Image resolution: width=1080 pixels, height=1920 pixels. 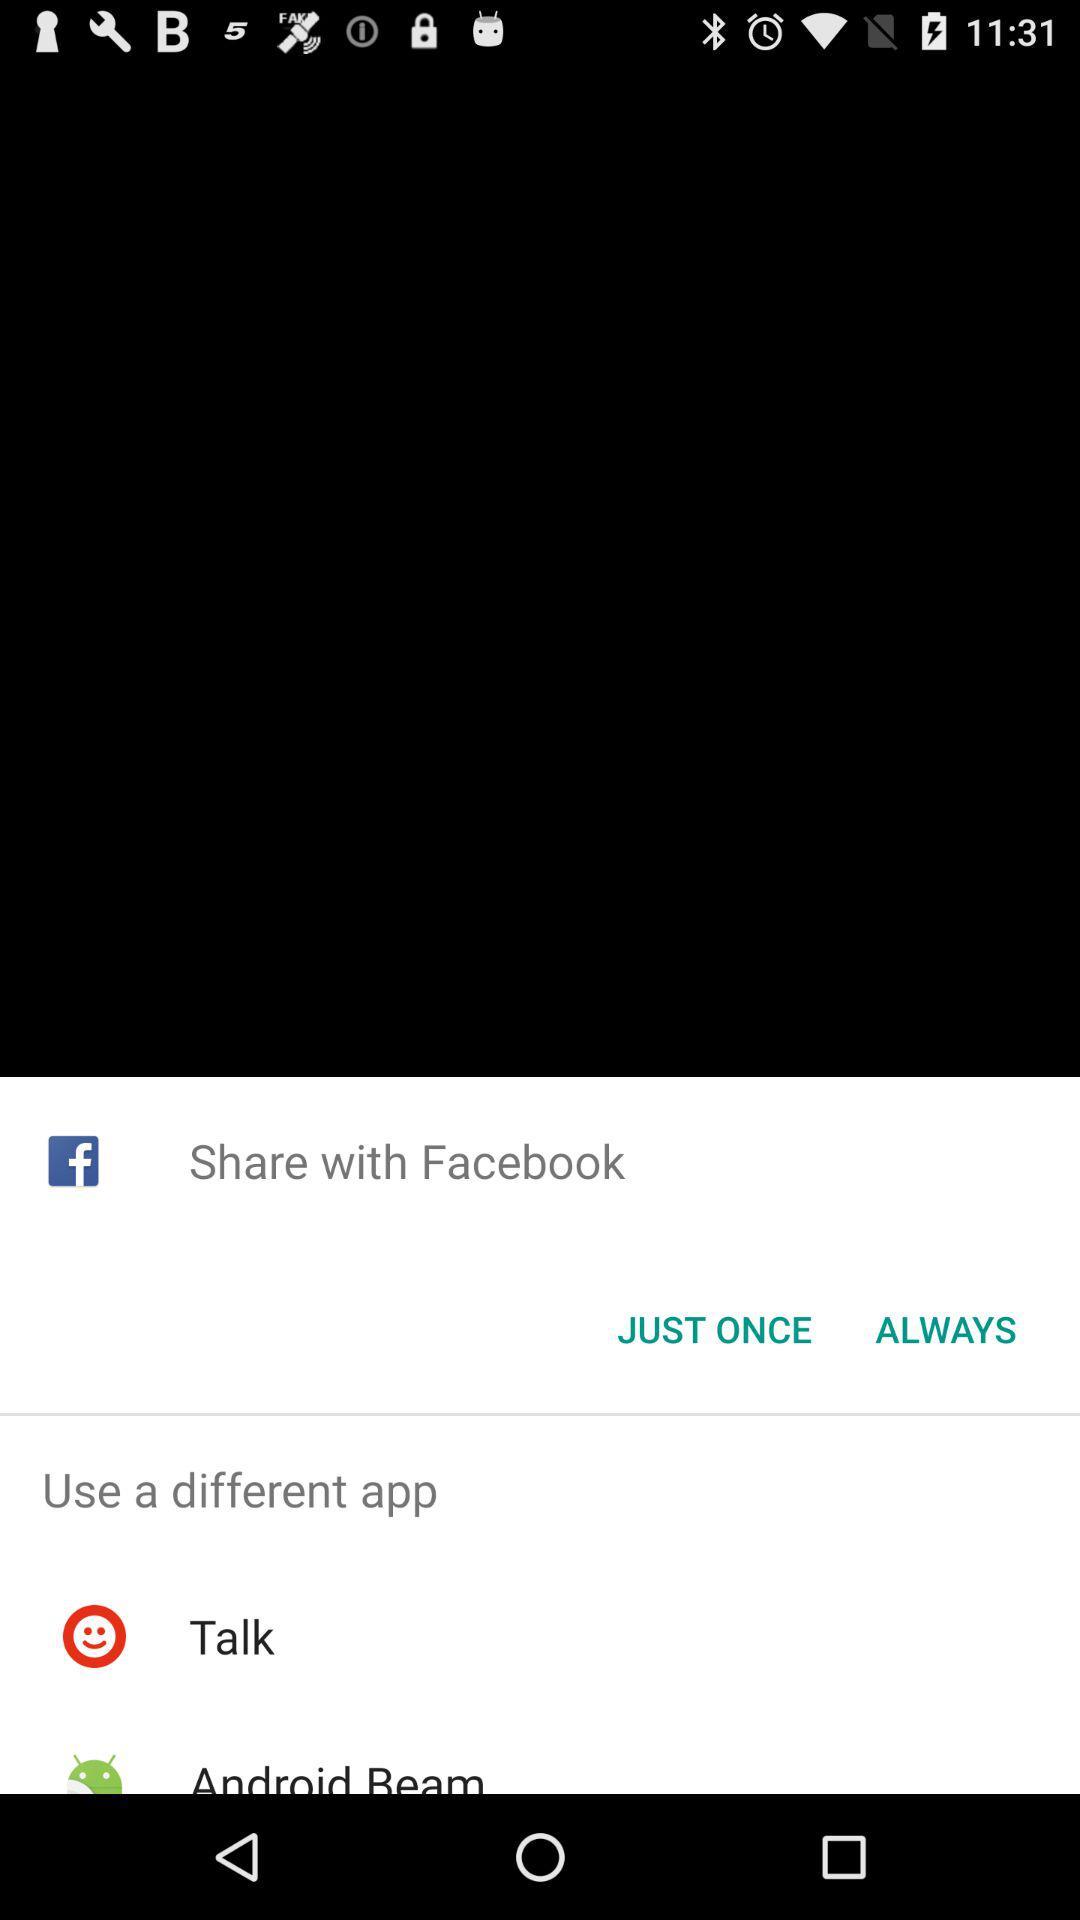 I want to click on talk icon, so click(x=230, y=1636).